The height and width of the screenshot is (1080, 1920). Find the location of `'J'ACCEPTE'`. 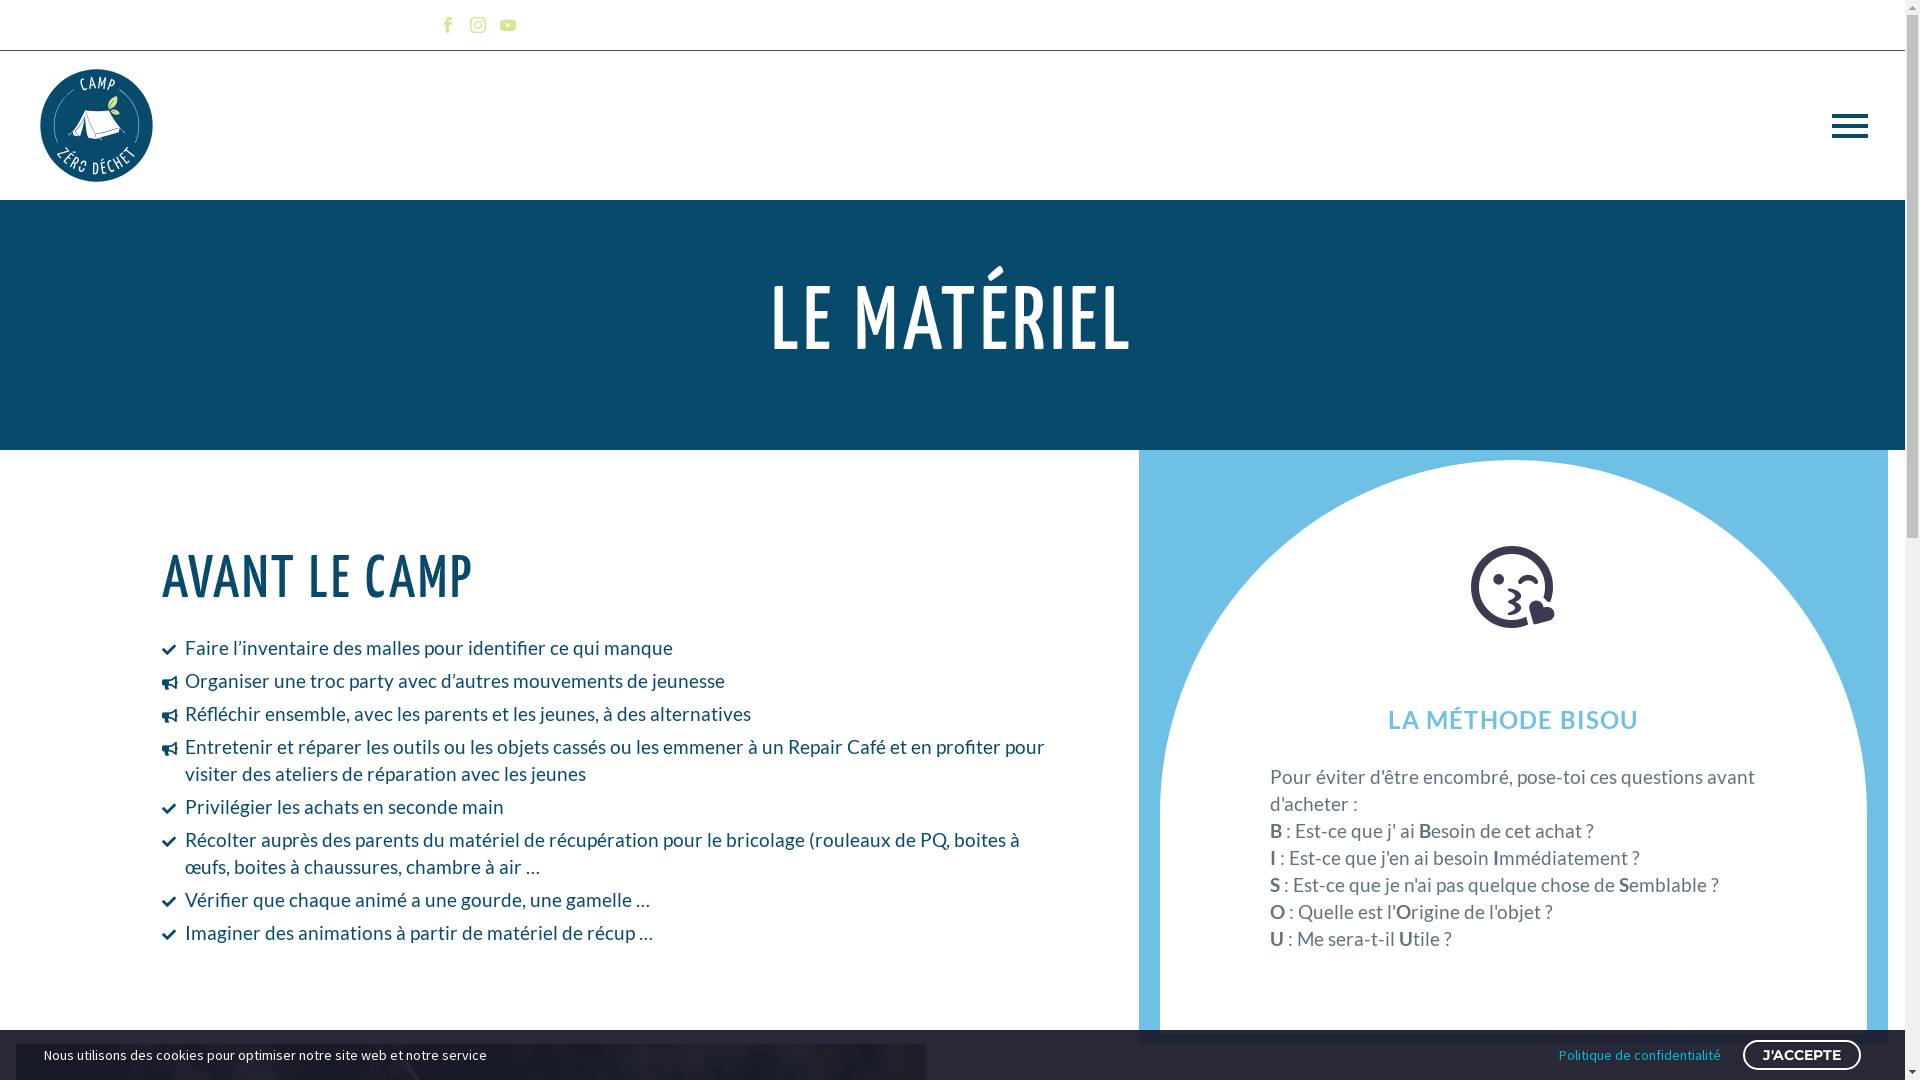

'J'ACCEPTE' is located at coordinates (1801, 1054).